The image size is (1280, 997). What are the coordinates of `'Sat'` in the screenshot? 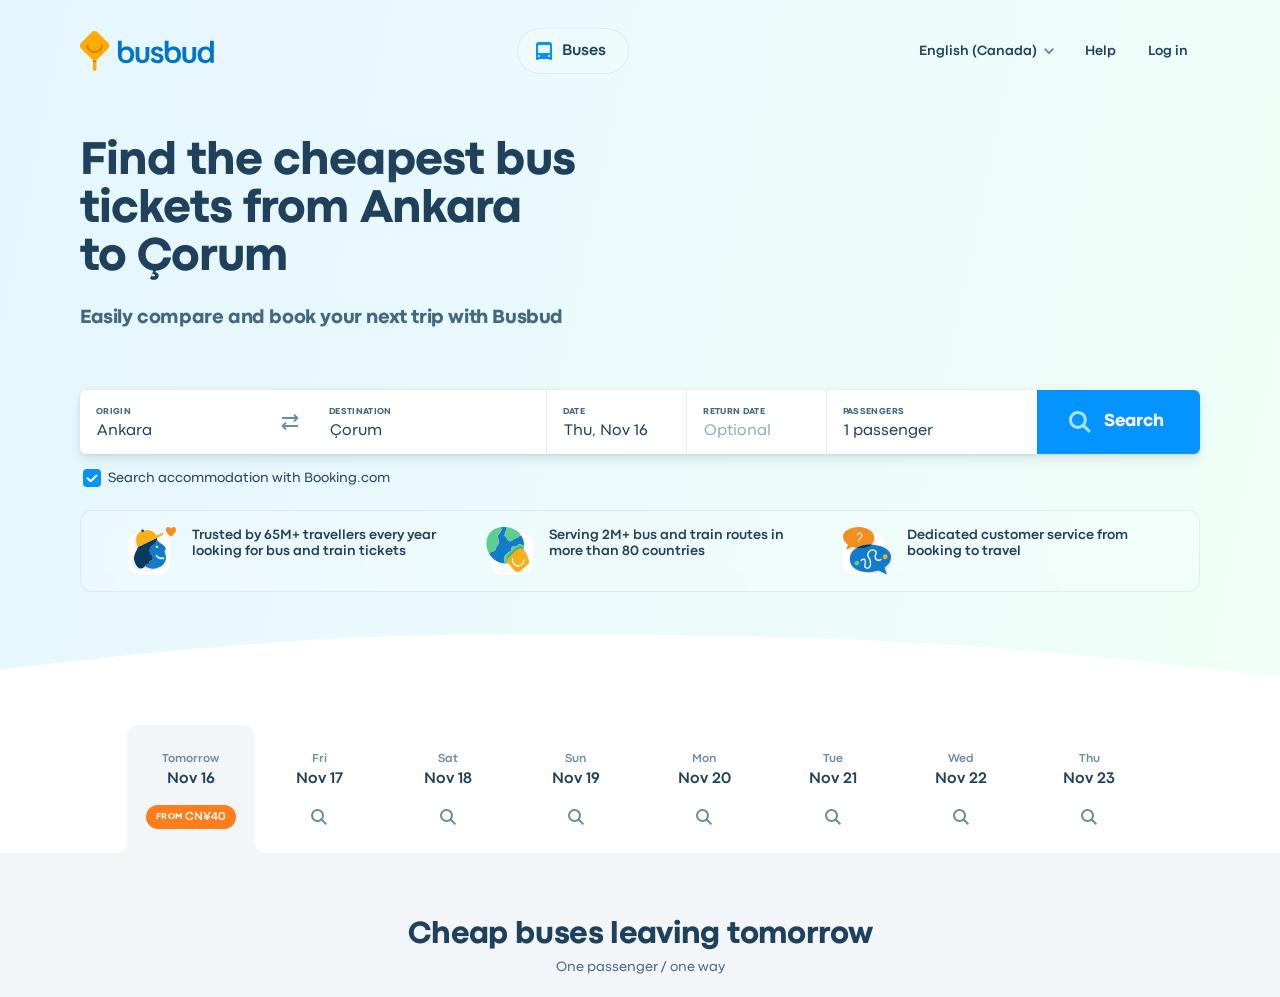 It's located at (445, 758).